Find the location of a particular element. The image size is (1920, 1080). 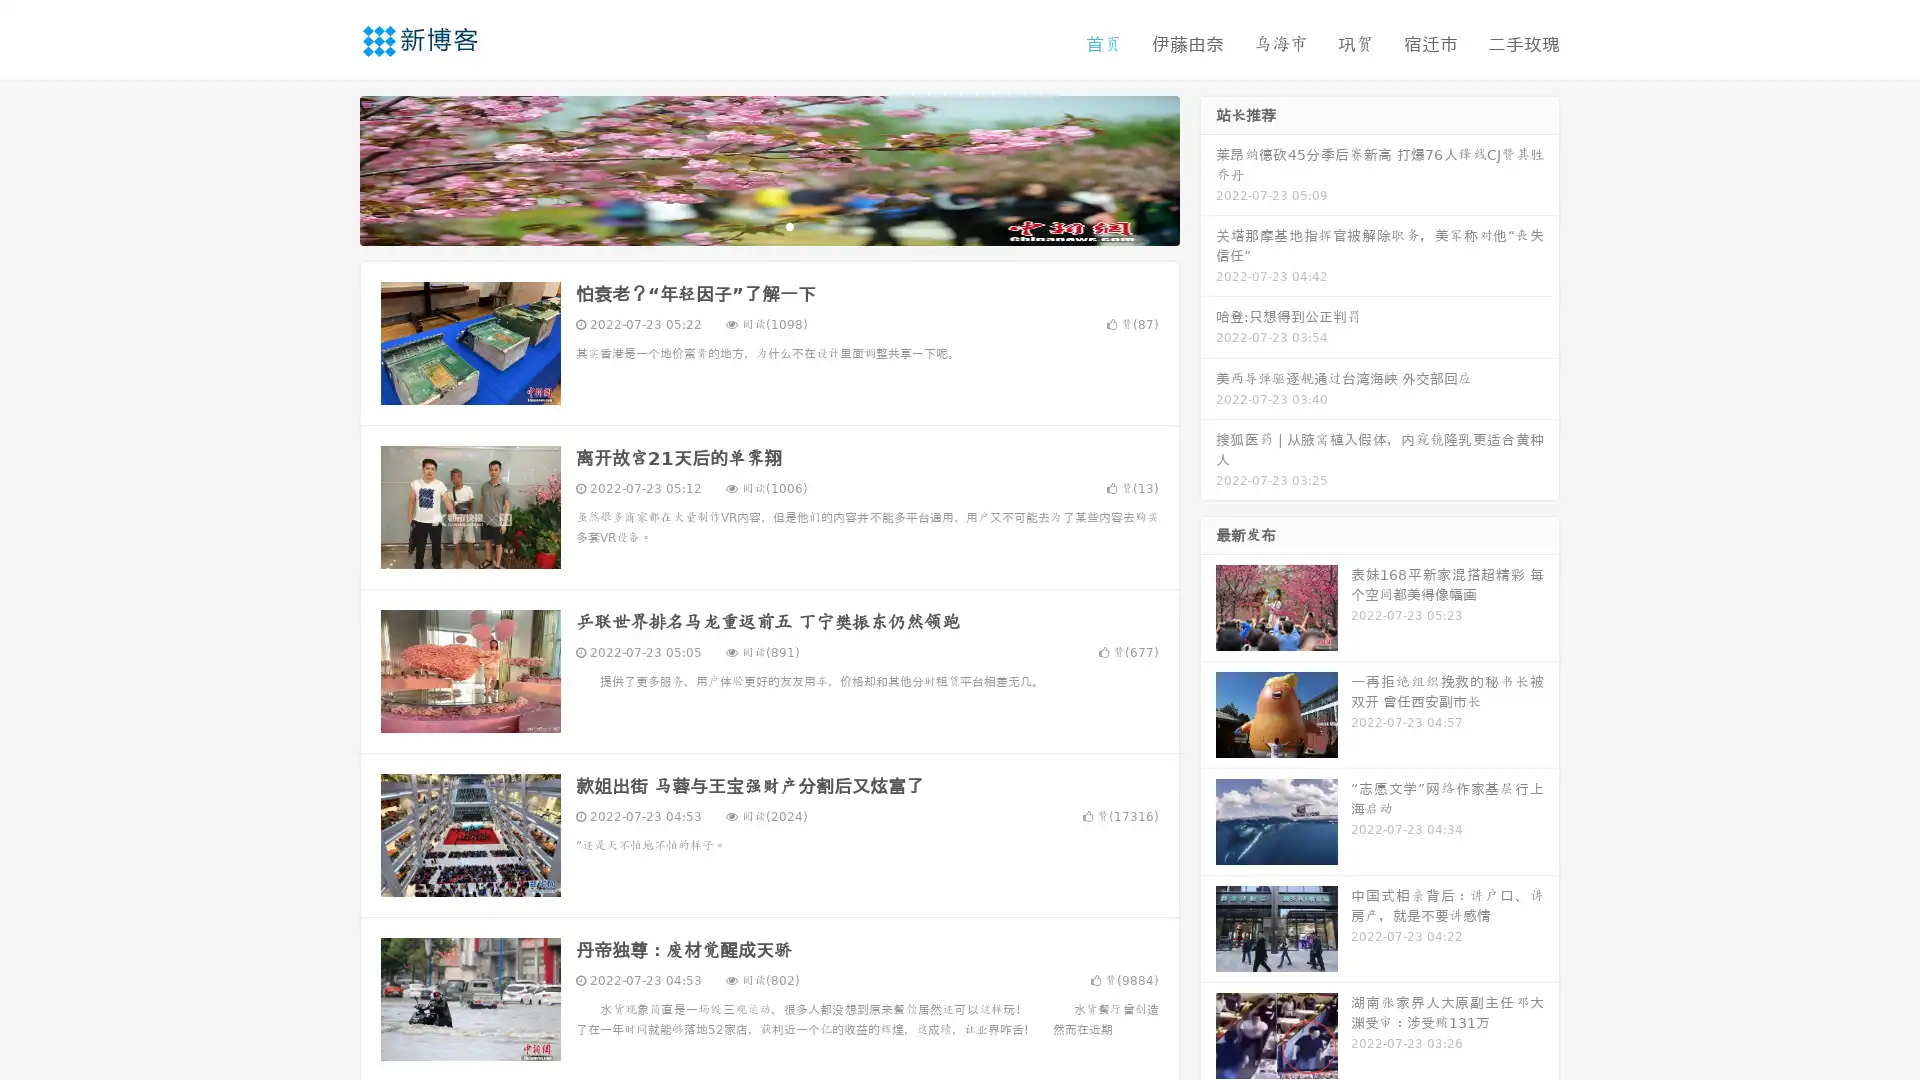

Go to slide 3 is located at coordinates (789, 225).